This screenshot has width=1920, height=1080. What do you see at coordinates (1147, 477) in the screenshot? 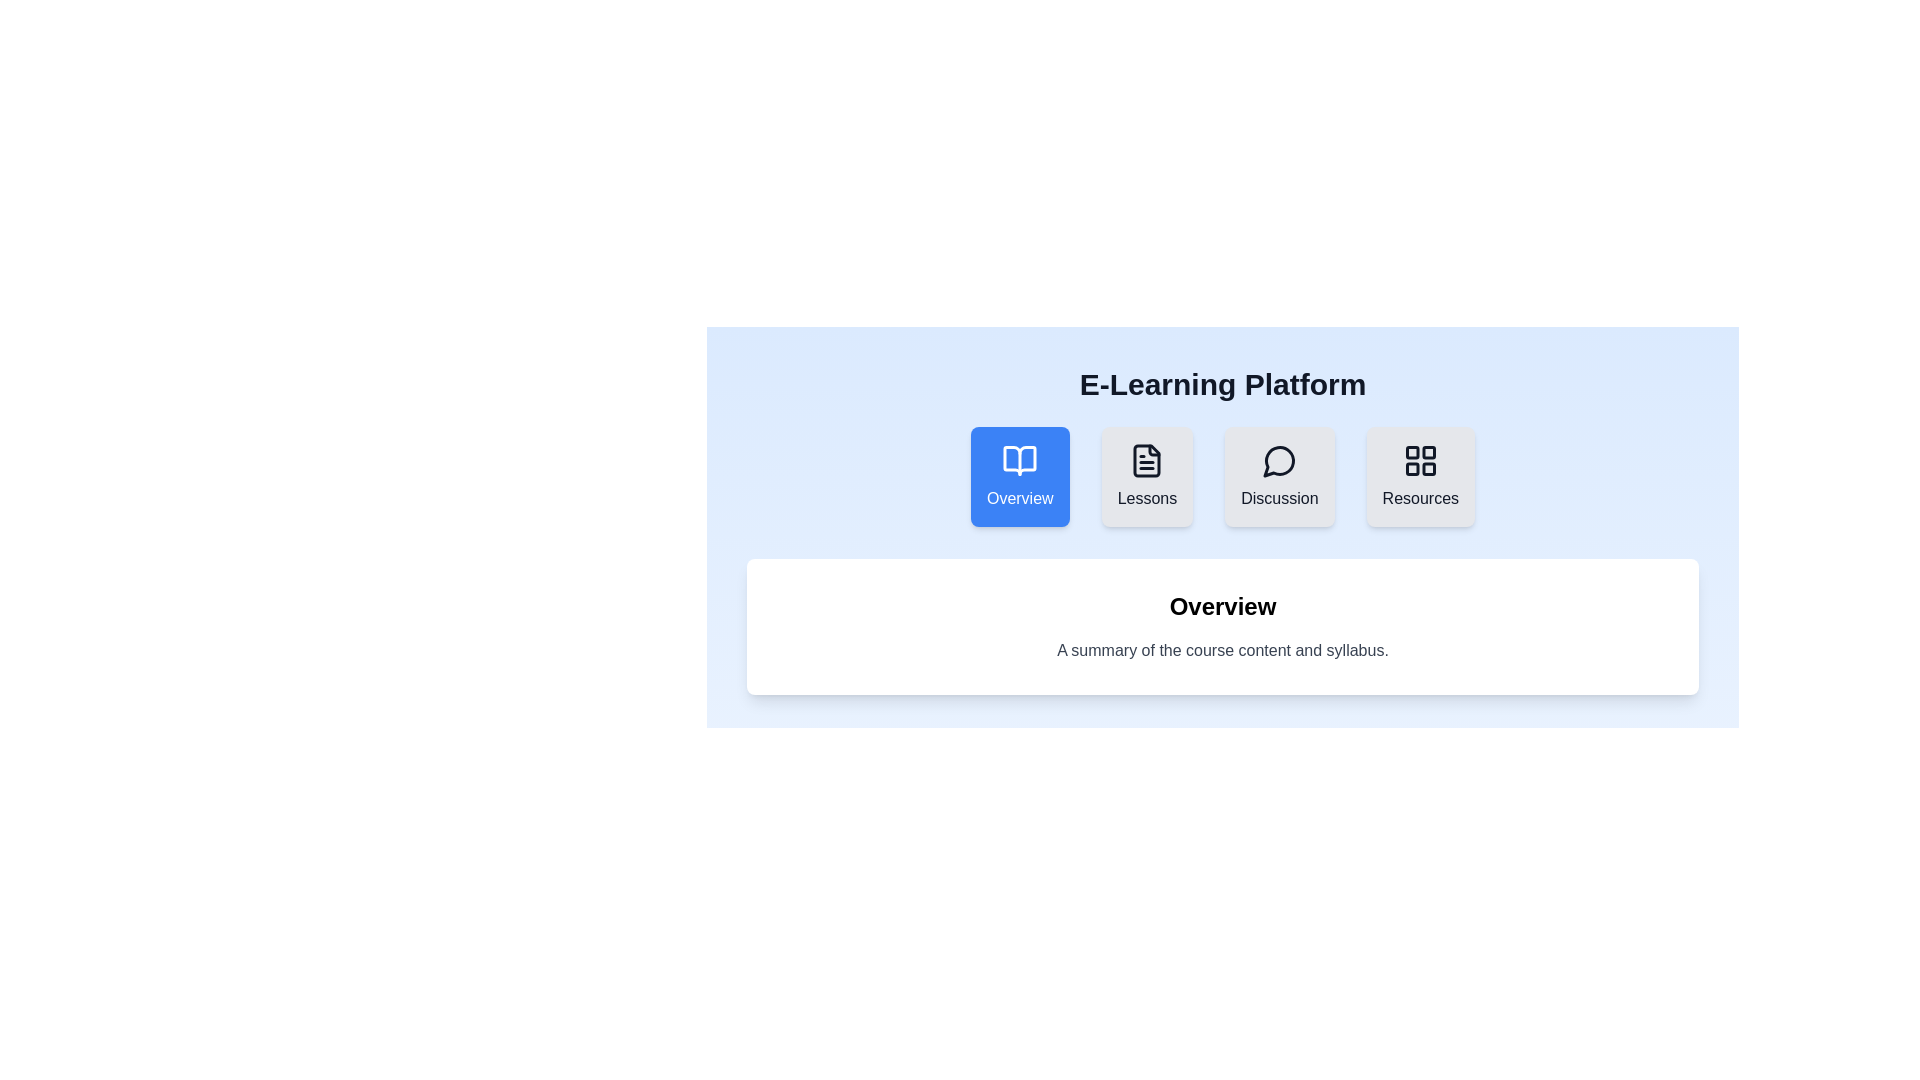
I see `the Lessons tab to switch to its content` at bounding box center [1147, 477].